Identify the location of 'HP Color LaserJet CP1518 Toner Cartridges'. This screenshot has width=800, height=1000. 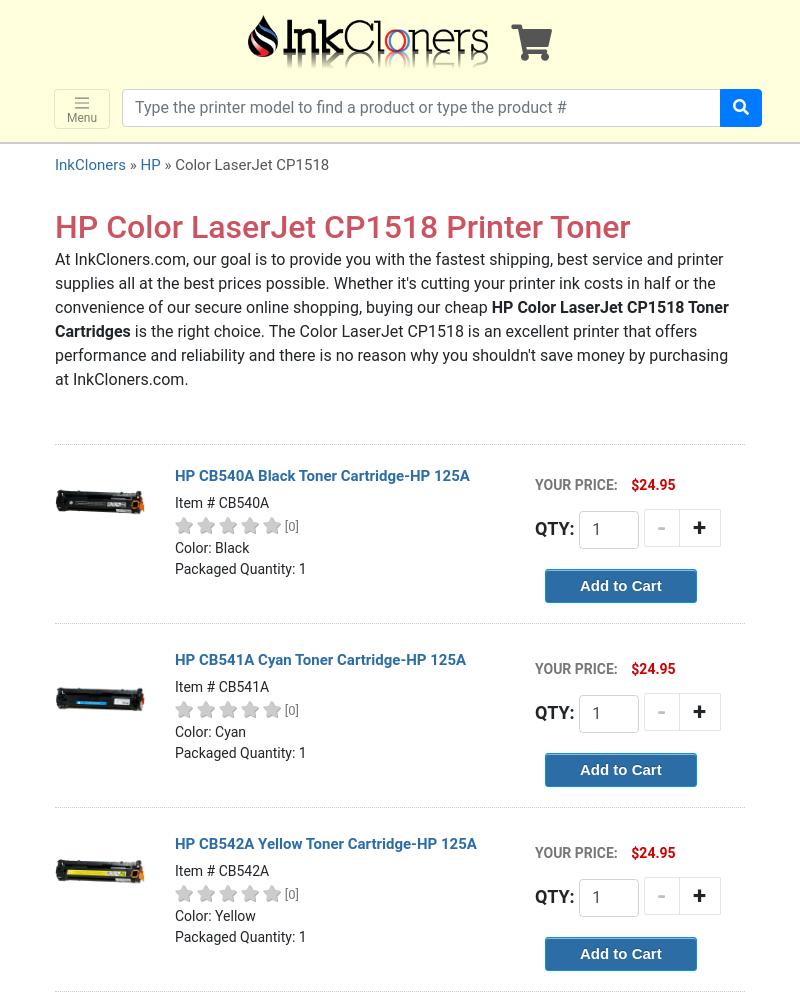
(390, 318).